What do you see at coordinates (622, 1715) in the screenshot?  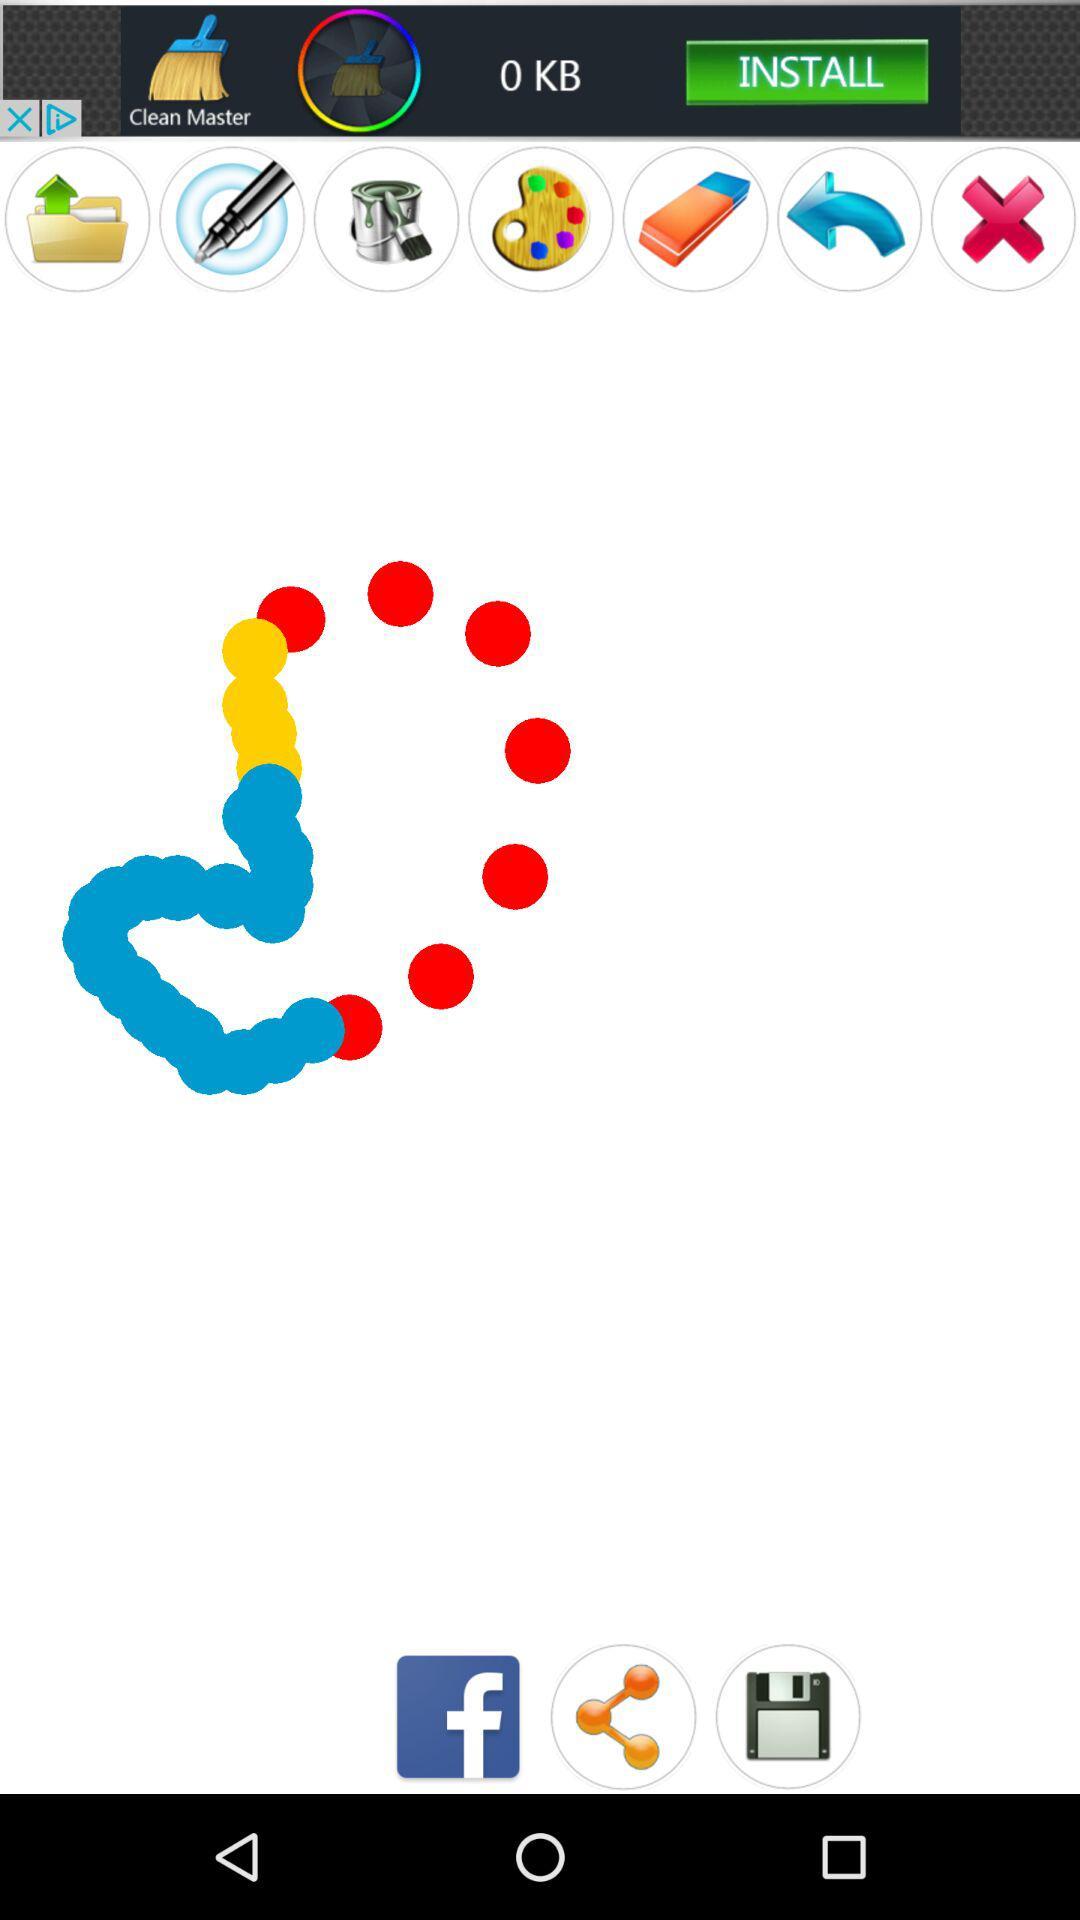 I see `share creation` at bounding box center [622, 1715].